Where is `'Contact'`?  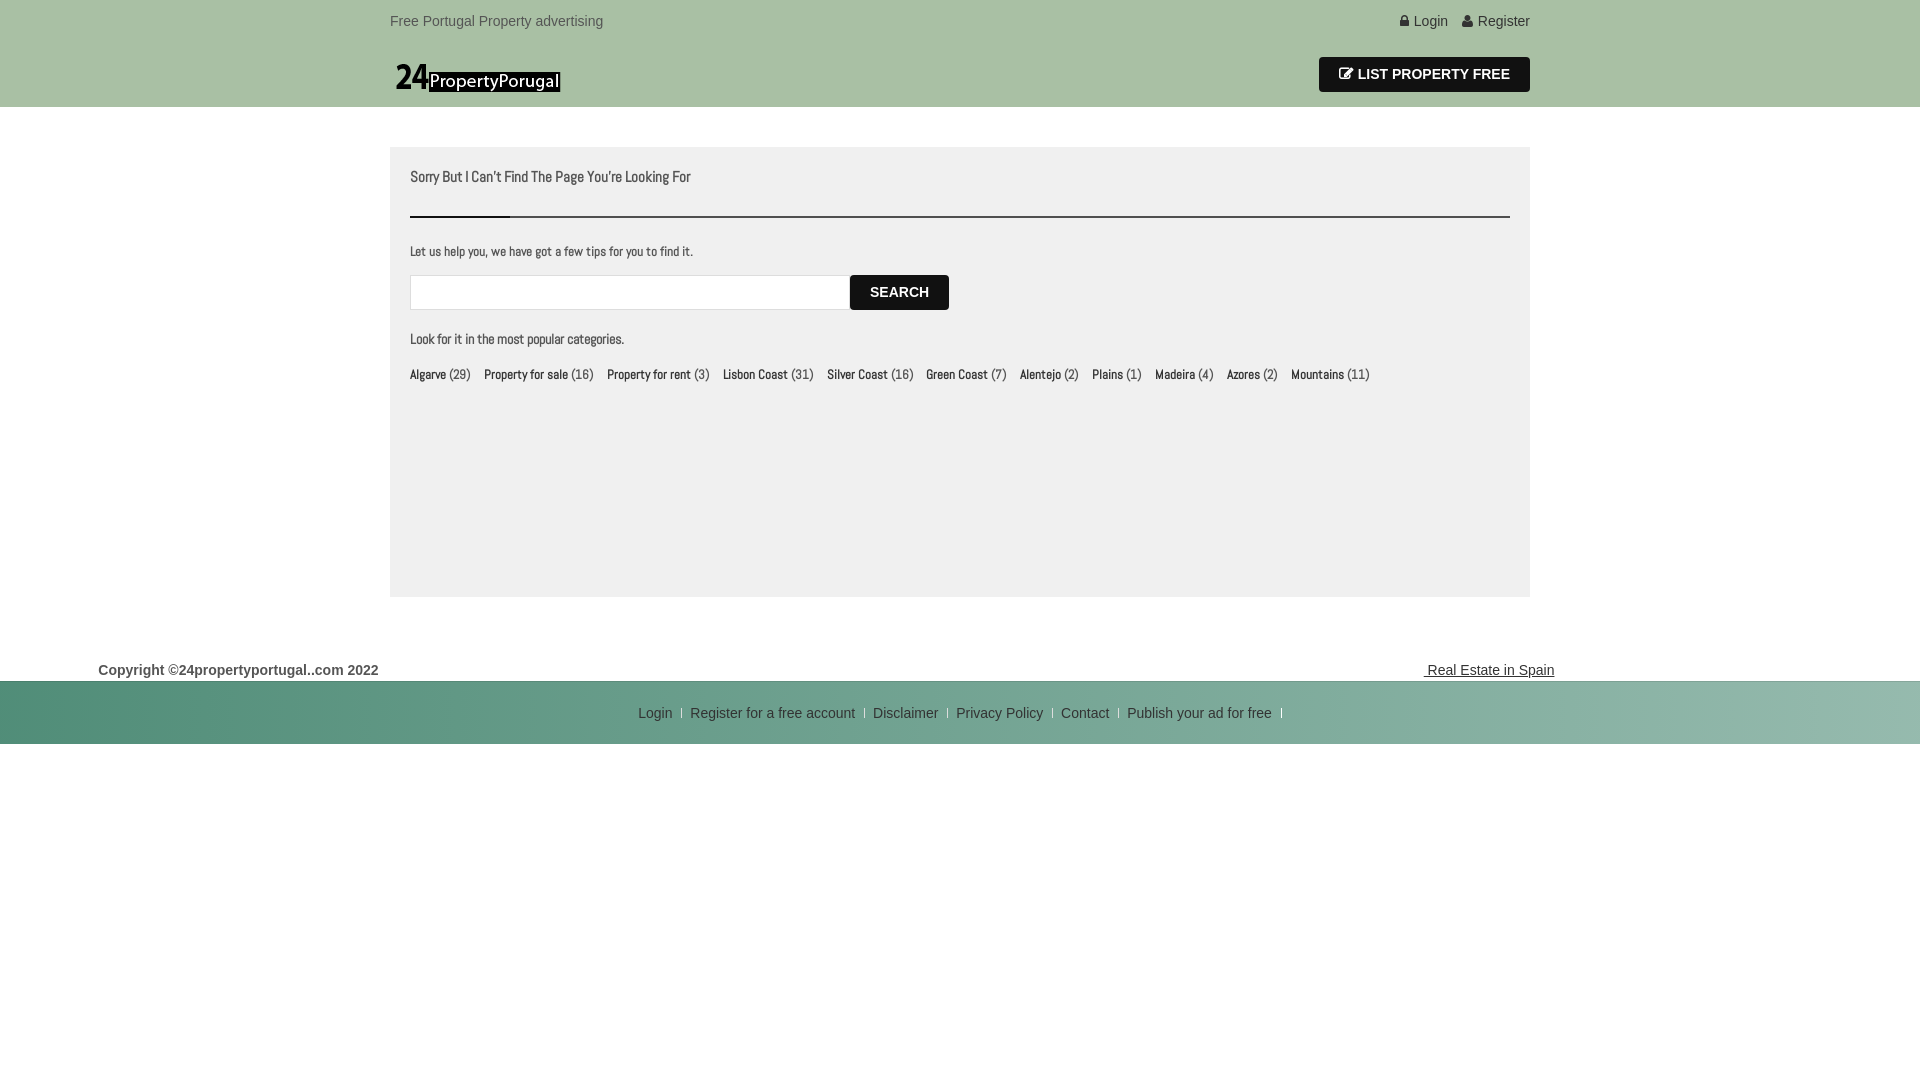
'Contact' is located at coordinates (1085, 712).